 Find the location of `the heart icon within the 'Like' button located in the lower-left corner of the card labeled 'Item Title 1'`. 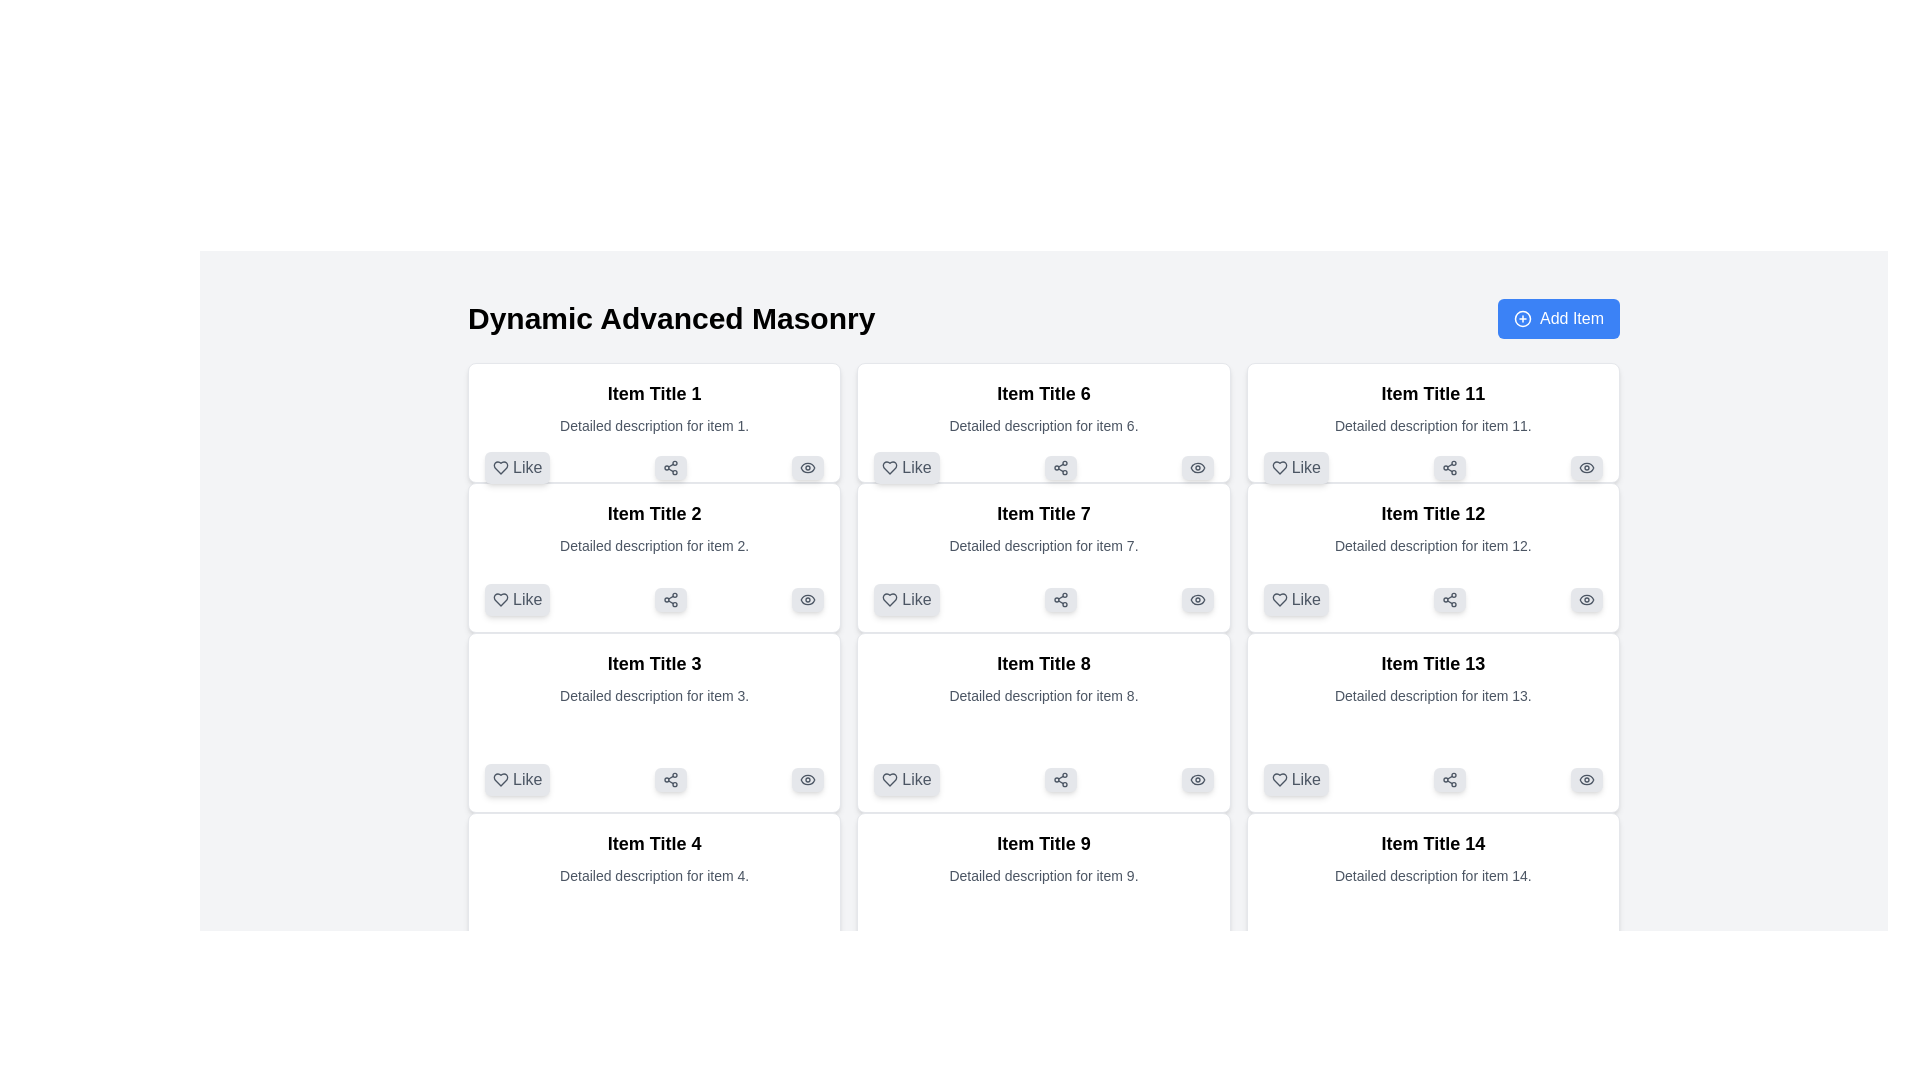

the heart icon within the 'Like' button located in the lower-left corner of the card labeled 'Item Title 1' is located at coordinates (500, 467).